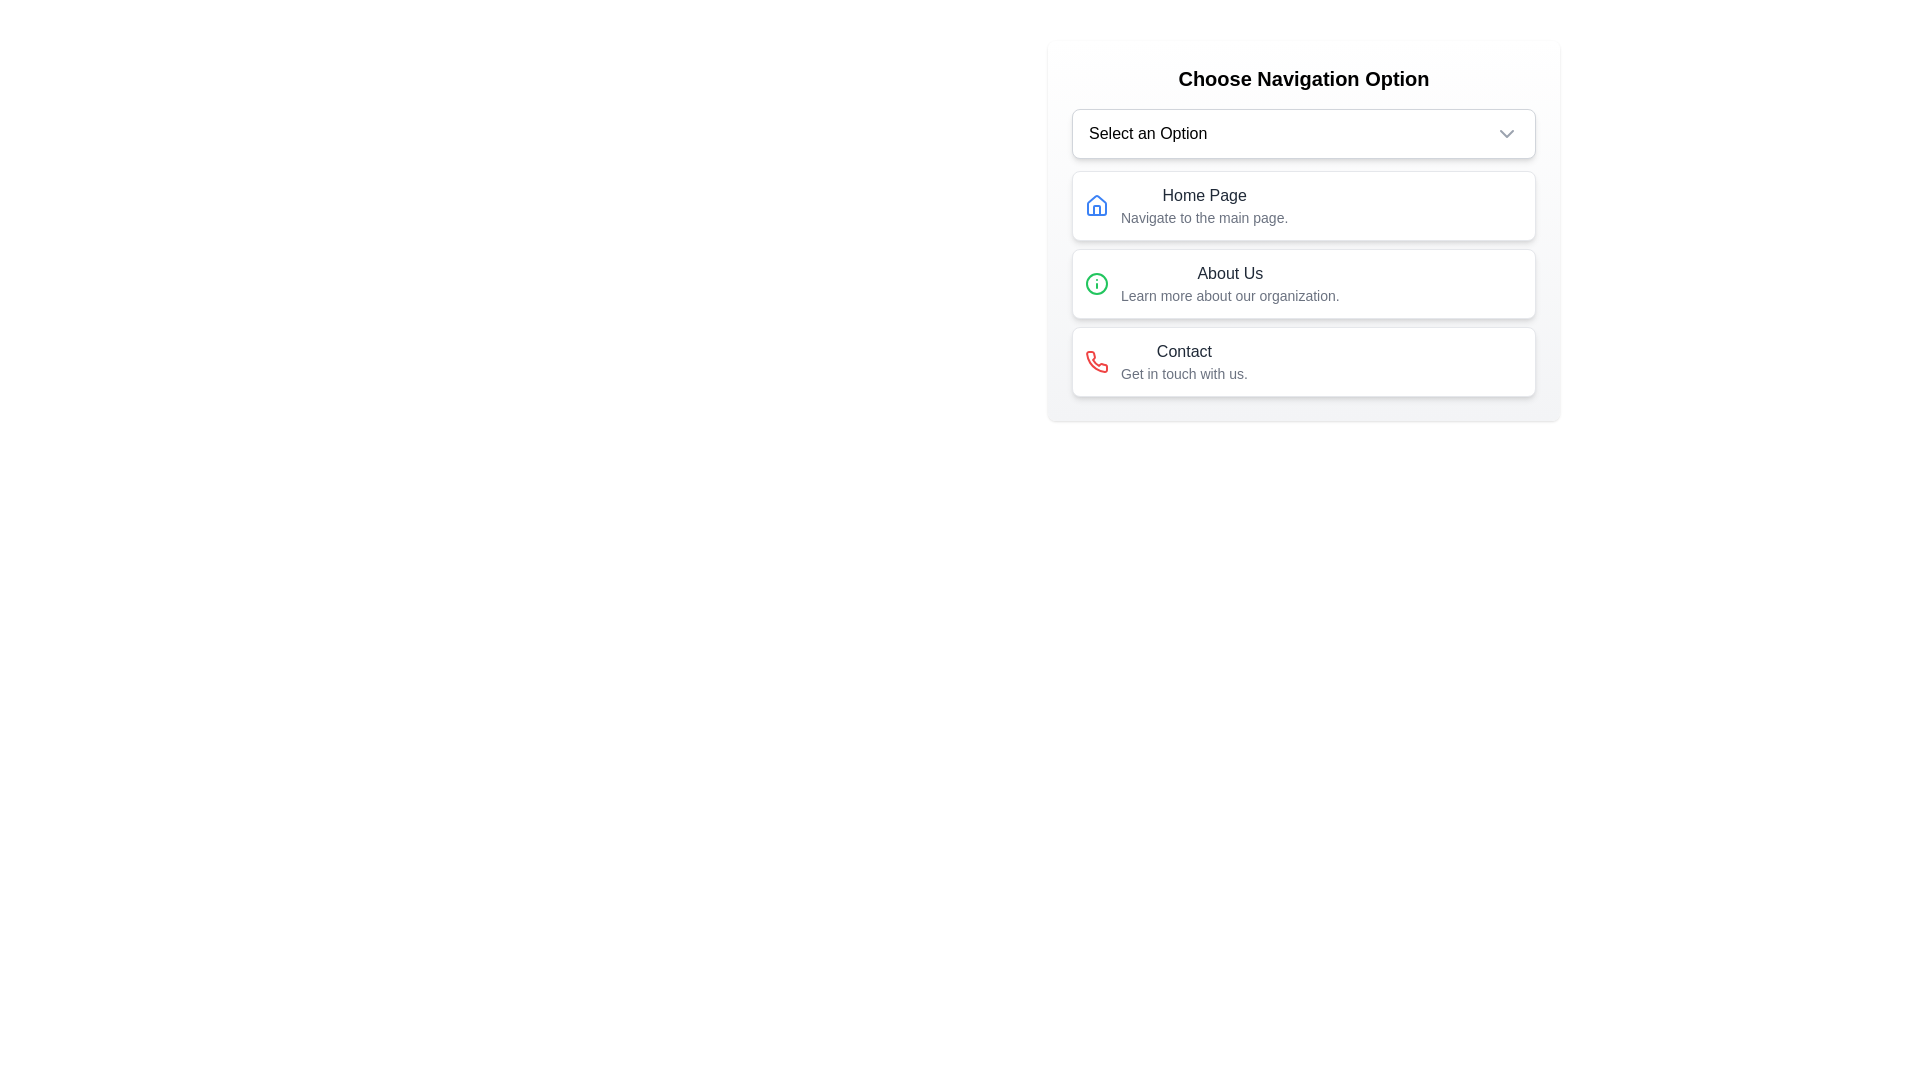 The image size is (1920, 1080). What do you see at coordinates (1304, 205) in the screenshot?
I see `the first clickable button styled as a card in the 'Choose Navigation Option' section` at bounding box center [1304, 205].